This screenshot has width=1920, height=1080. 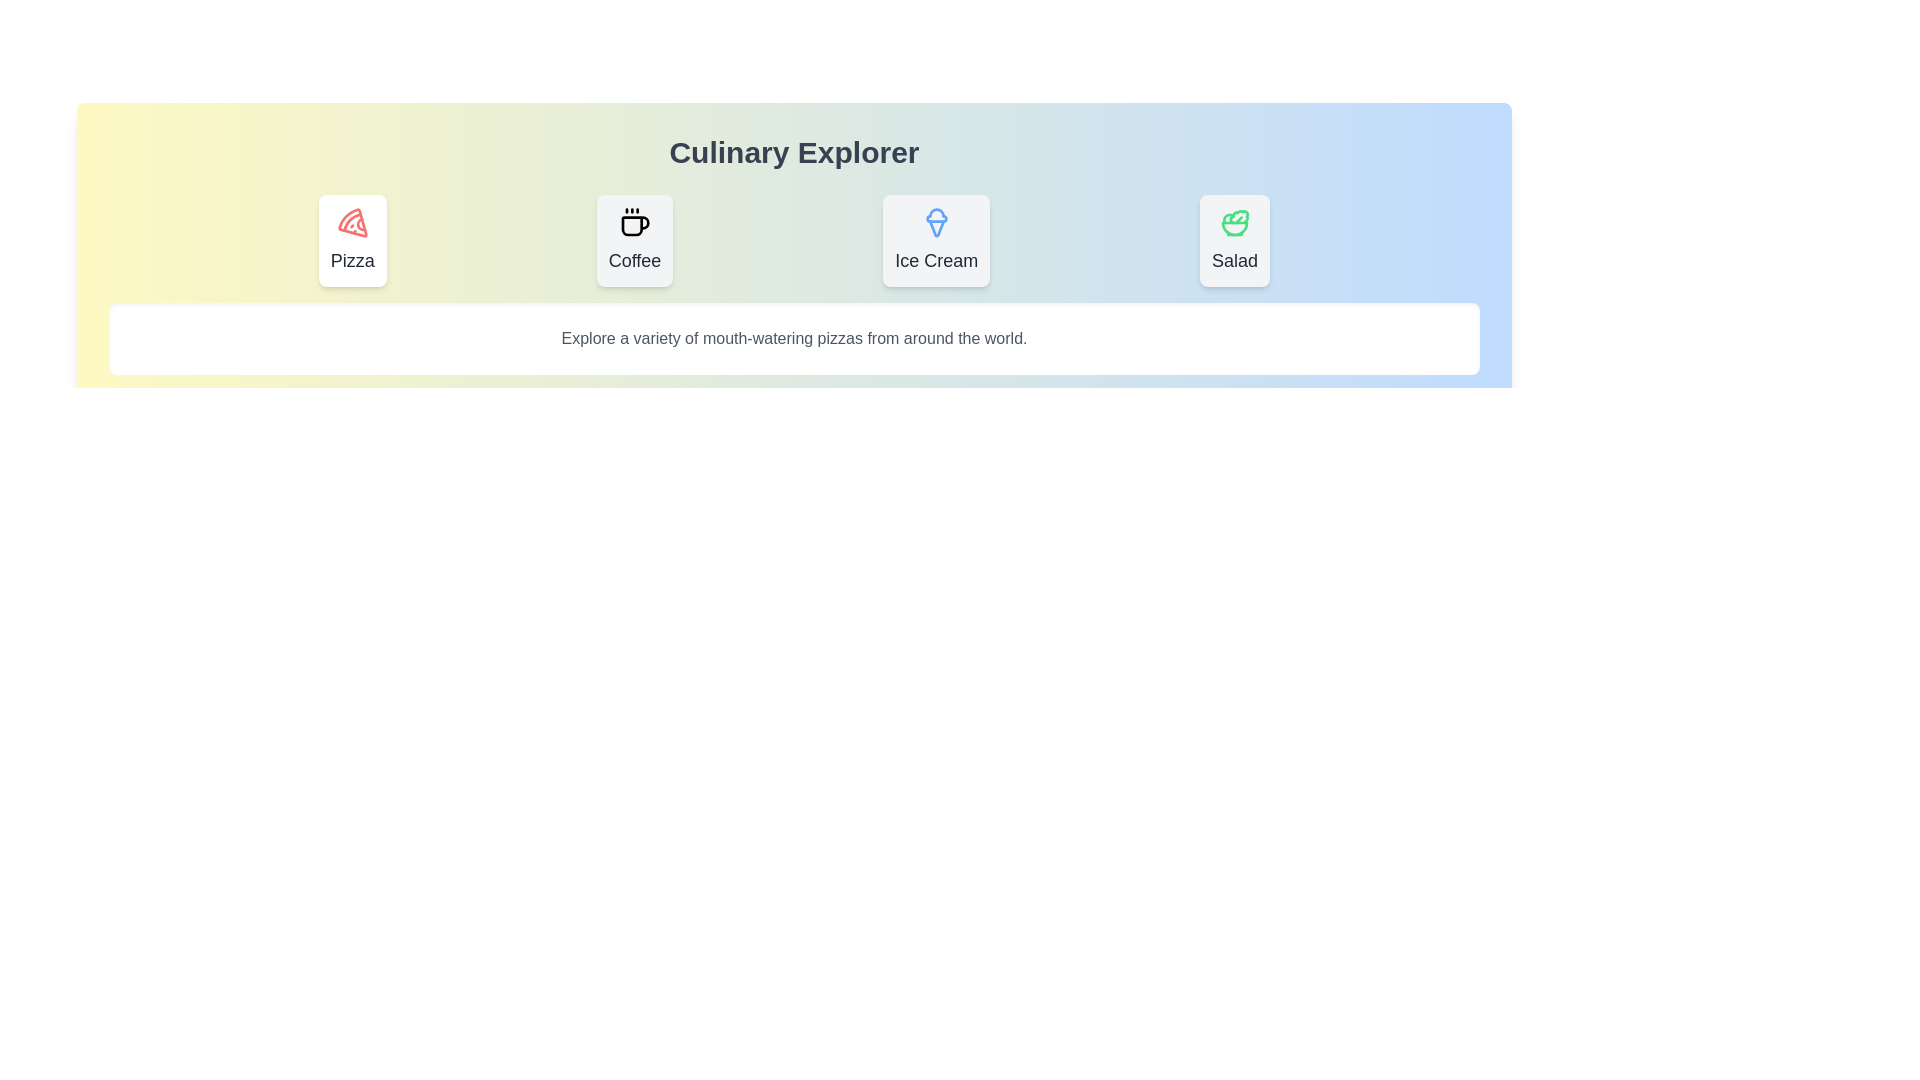 What do you see at coordinates (935, 239) in the screenshot?
I see `the 'Ice Cream' tab to display its content` at bounding box center [935, 239].